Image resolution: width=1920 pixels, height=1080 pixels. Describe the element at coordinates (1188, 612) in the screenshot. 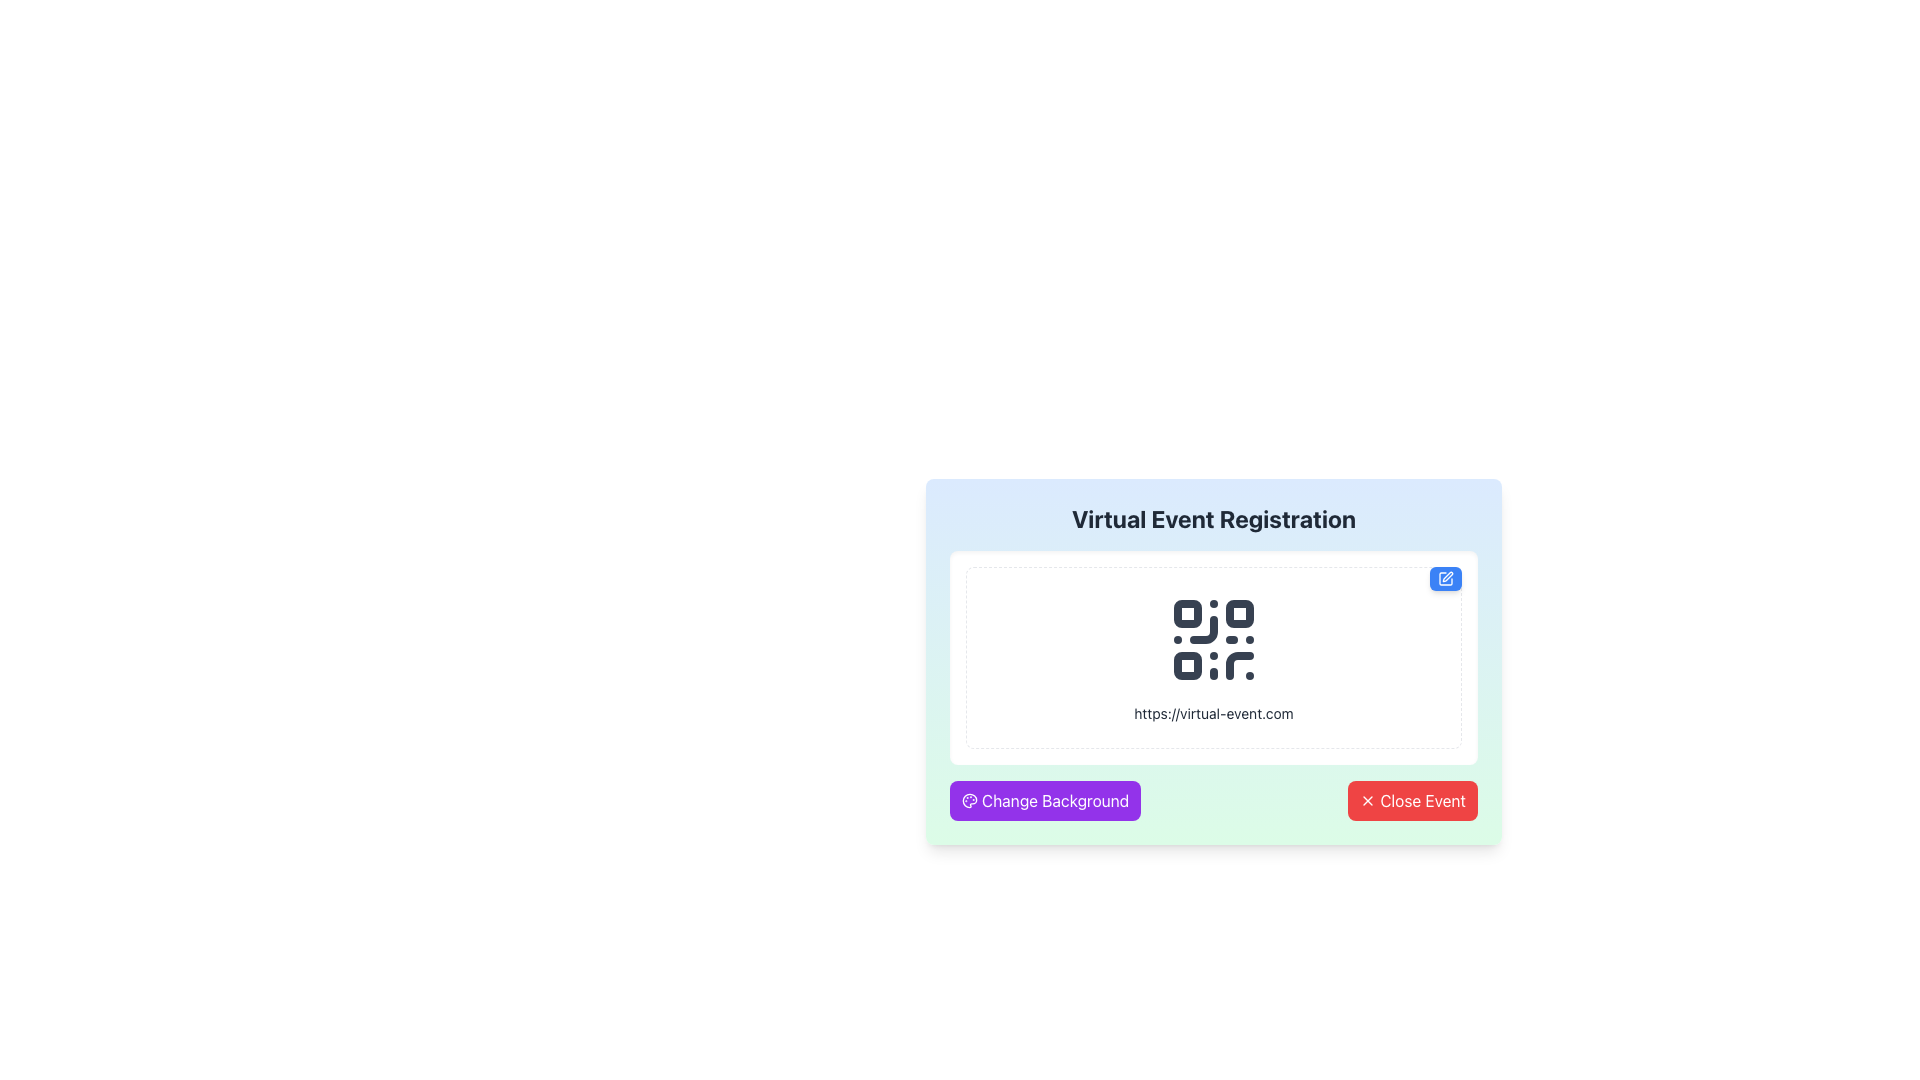

I see `the first square of the QR code component, located at the top-left corner of the visual design within the 'Virtual Event Registration' modal interface` at that location.